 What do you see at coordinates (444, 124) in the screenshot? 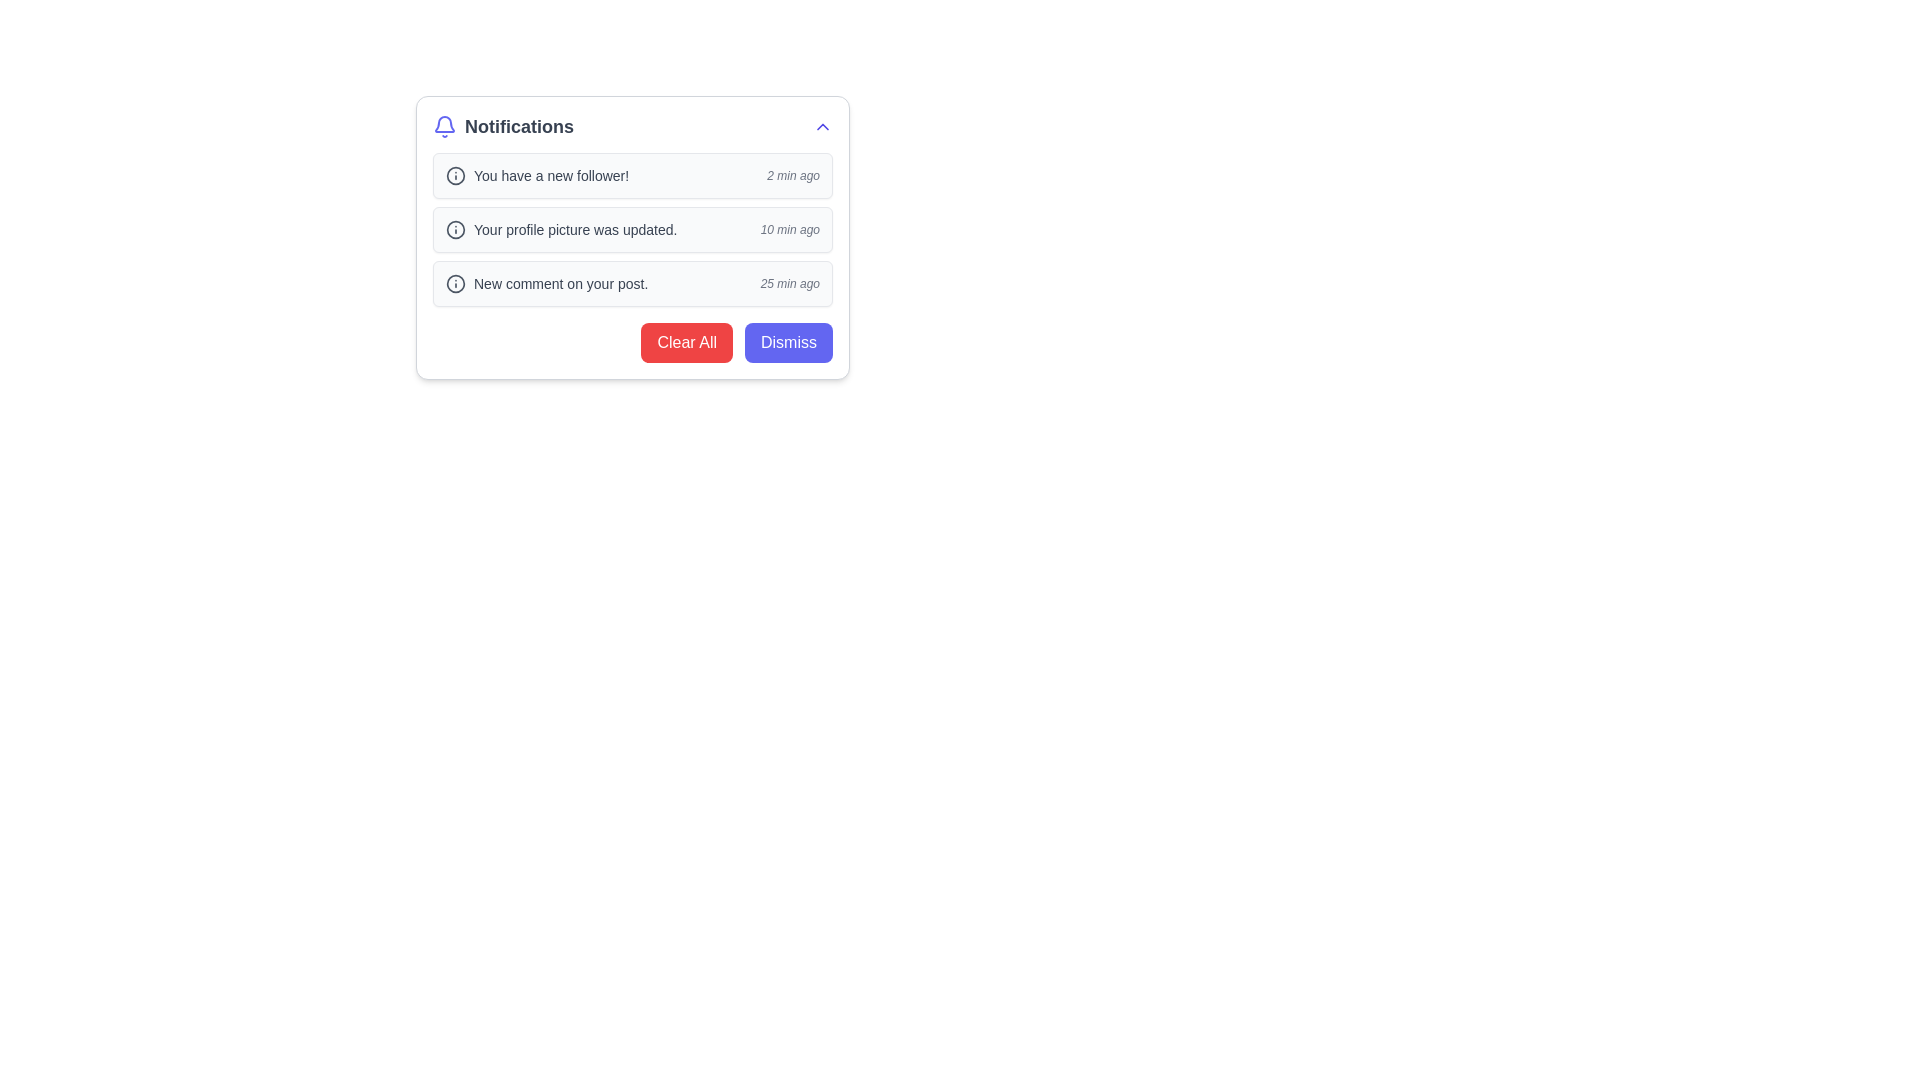
I see `the lower curved part of the bell icon in the notifications header, which indicates alerts or updates` at bounding box center [444, 124].